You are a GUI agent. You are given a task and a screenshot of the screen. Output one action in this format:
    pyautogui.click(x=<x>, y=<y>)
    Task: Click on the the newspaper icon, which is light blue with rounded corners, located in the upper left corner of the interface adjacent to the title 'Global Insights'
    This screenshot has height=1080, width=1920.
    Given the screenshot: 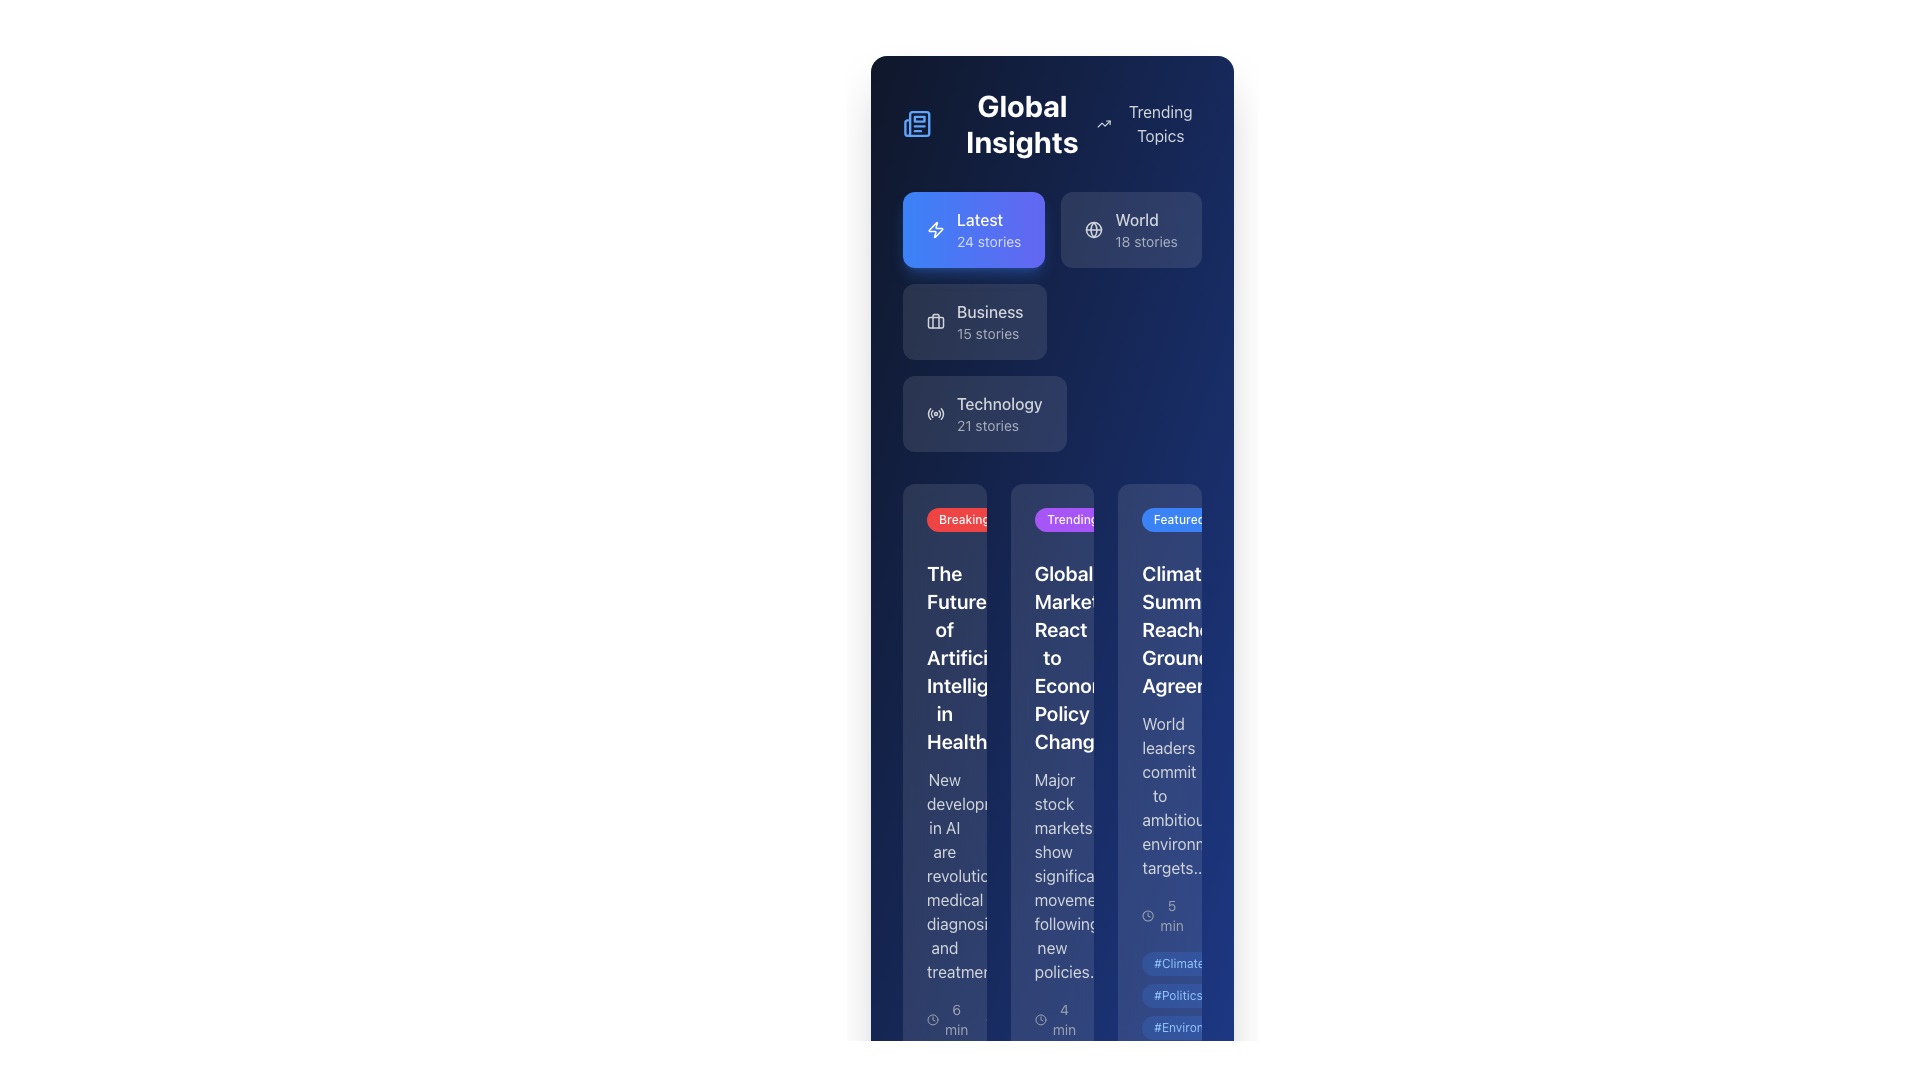 What is the action you would take?
    pyautogui.click(x=916, y=123)
    